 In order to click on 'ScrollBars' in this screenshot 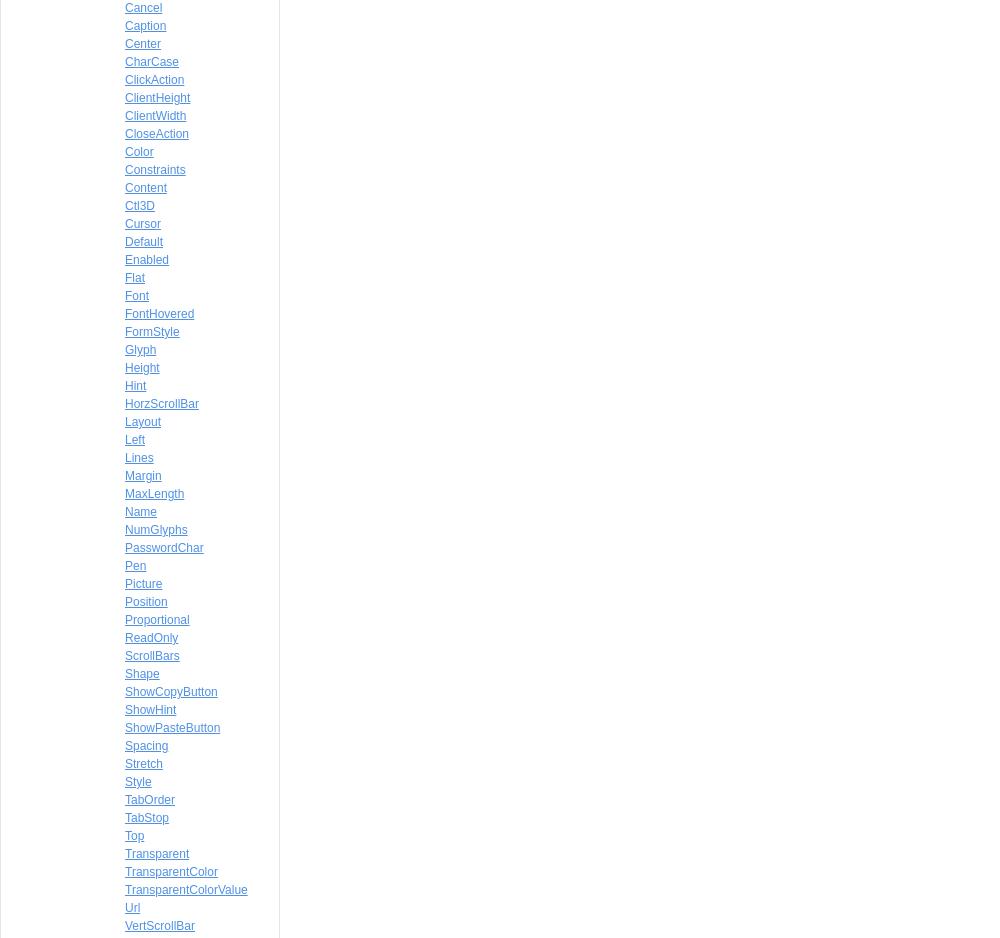, I will do `click(152, 655)`.